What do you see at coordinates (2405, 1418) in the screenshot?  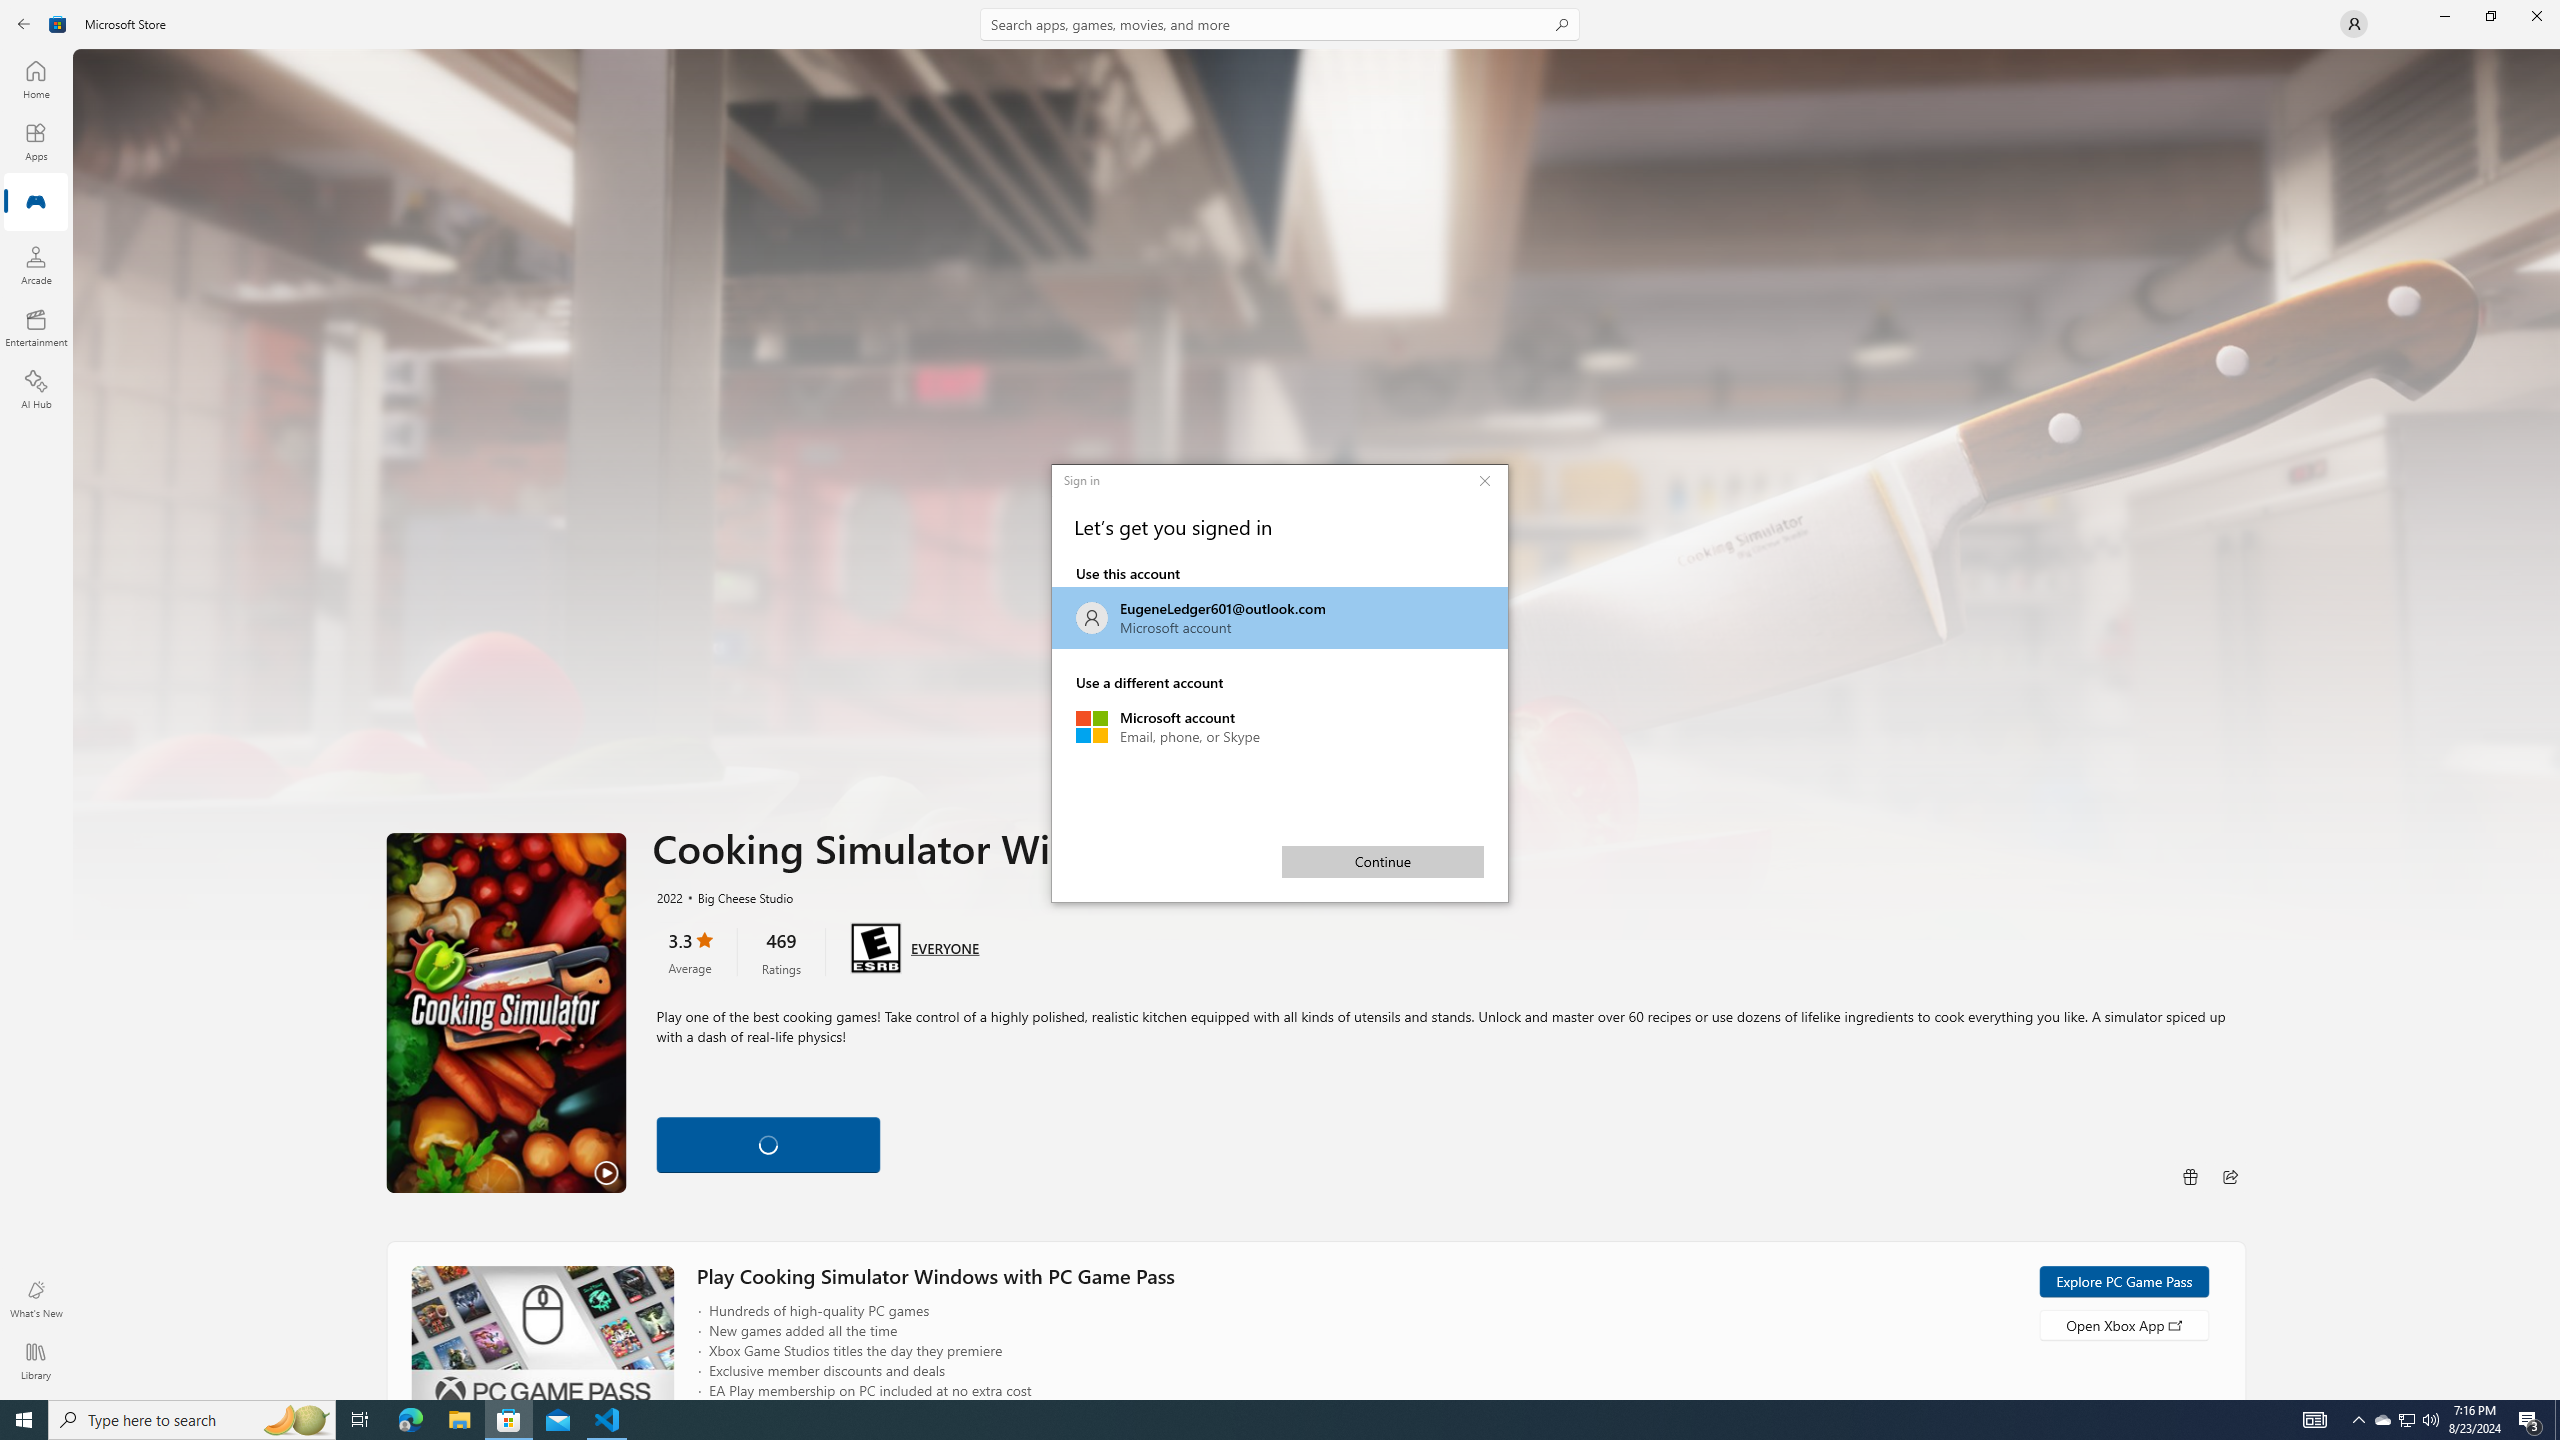 I see `'User Promoted Notification Area'` at bounding box center [2405, 1418].